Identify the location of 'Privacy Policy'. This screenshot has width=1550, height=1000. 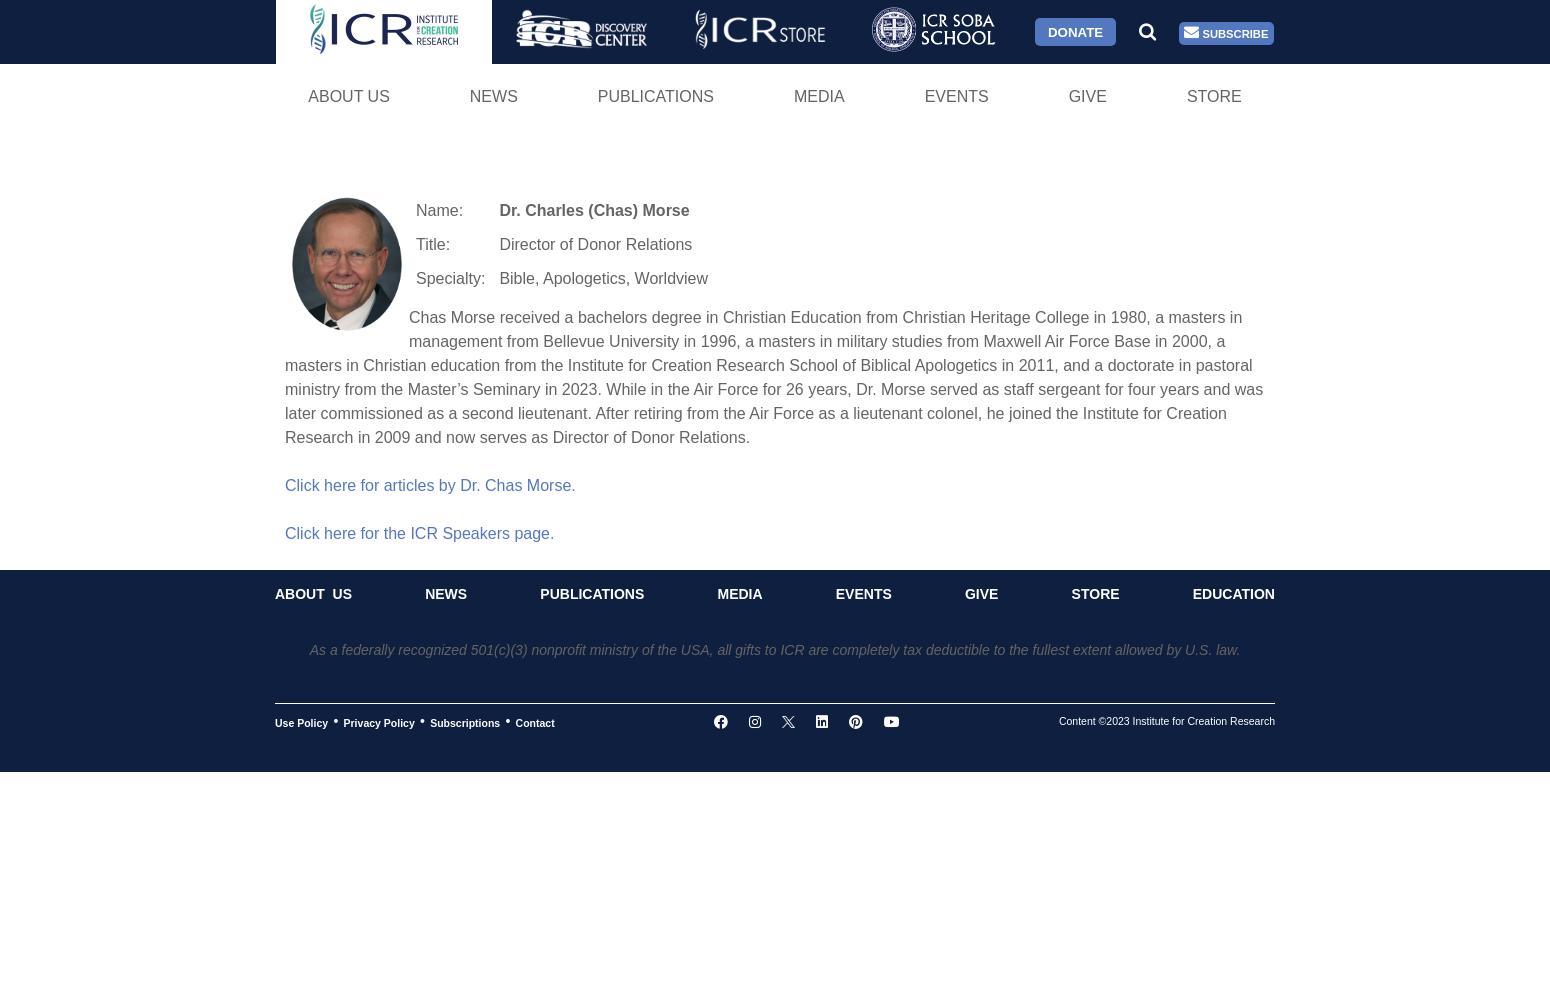
(342, 721).